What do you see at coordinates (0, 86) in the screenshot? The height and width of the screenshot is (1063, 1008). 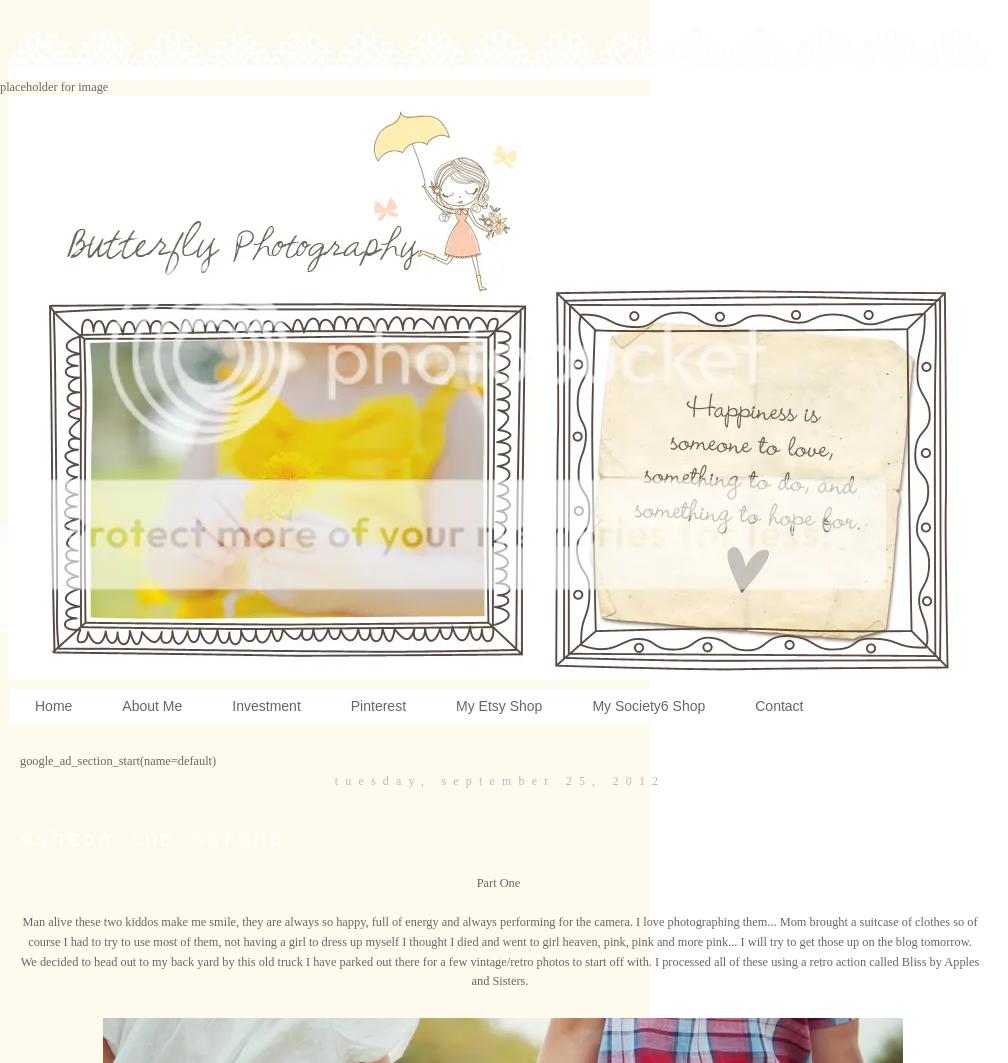 I see `'placeholder for image'` at bounding box center [0, 86].